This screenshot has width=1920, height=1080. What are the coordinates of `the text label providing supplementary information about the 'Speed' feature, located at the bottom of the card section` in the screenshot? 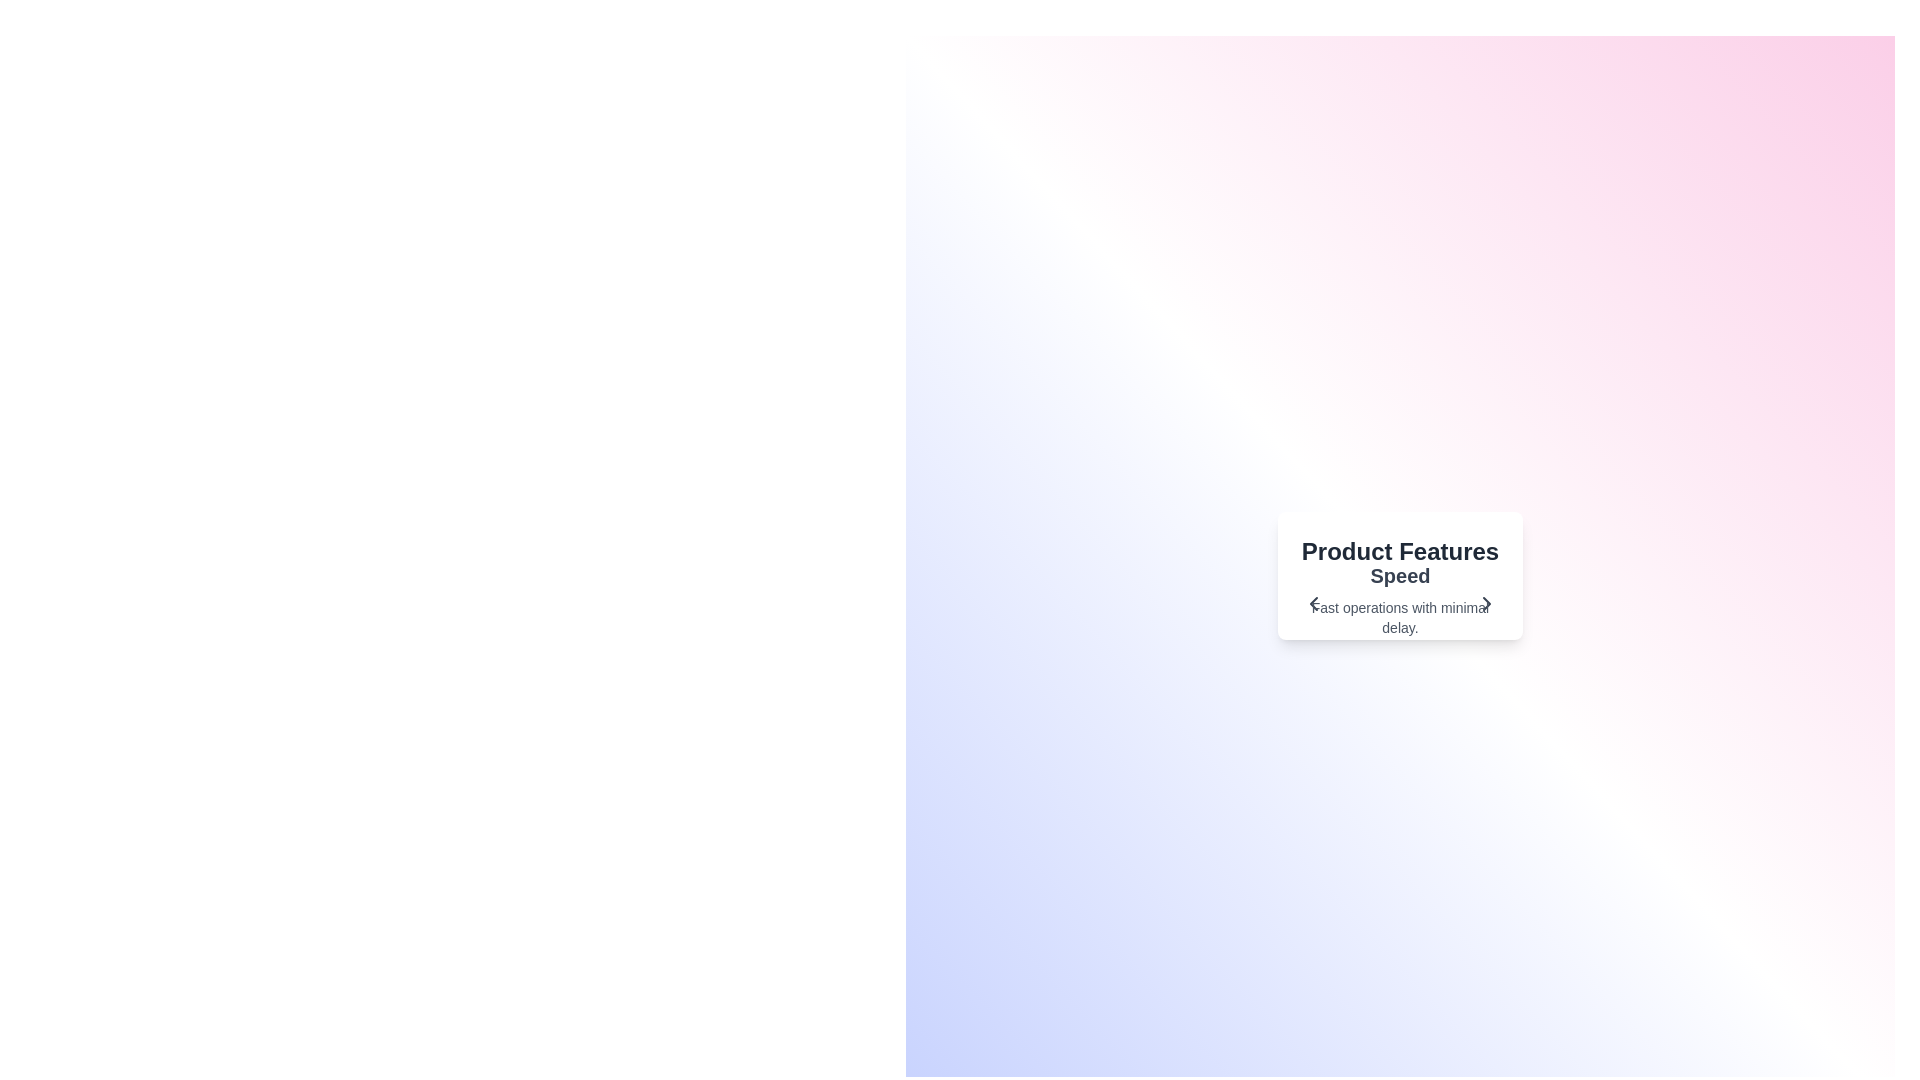 It's located at (1399, 616).